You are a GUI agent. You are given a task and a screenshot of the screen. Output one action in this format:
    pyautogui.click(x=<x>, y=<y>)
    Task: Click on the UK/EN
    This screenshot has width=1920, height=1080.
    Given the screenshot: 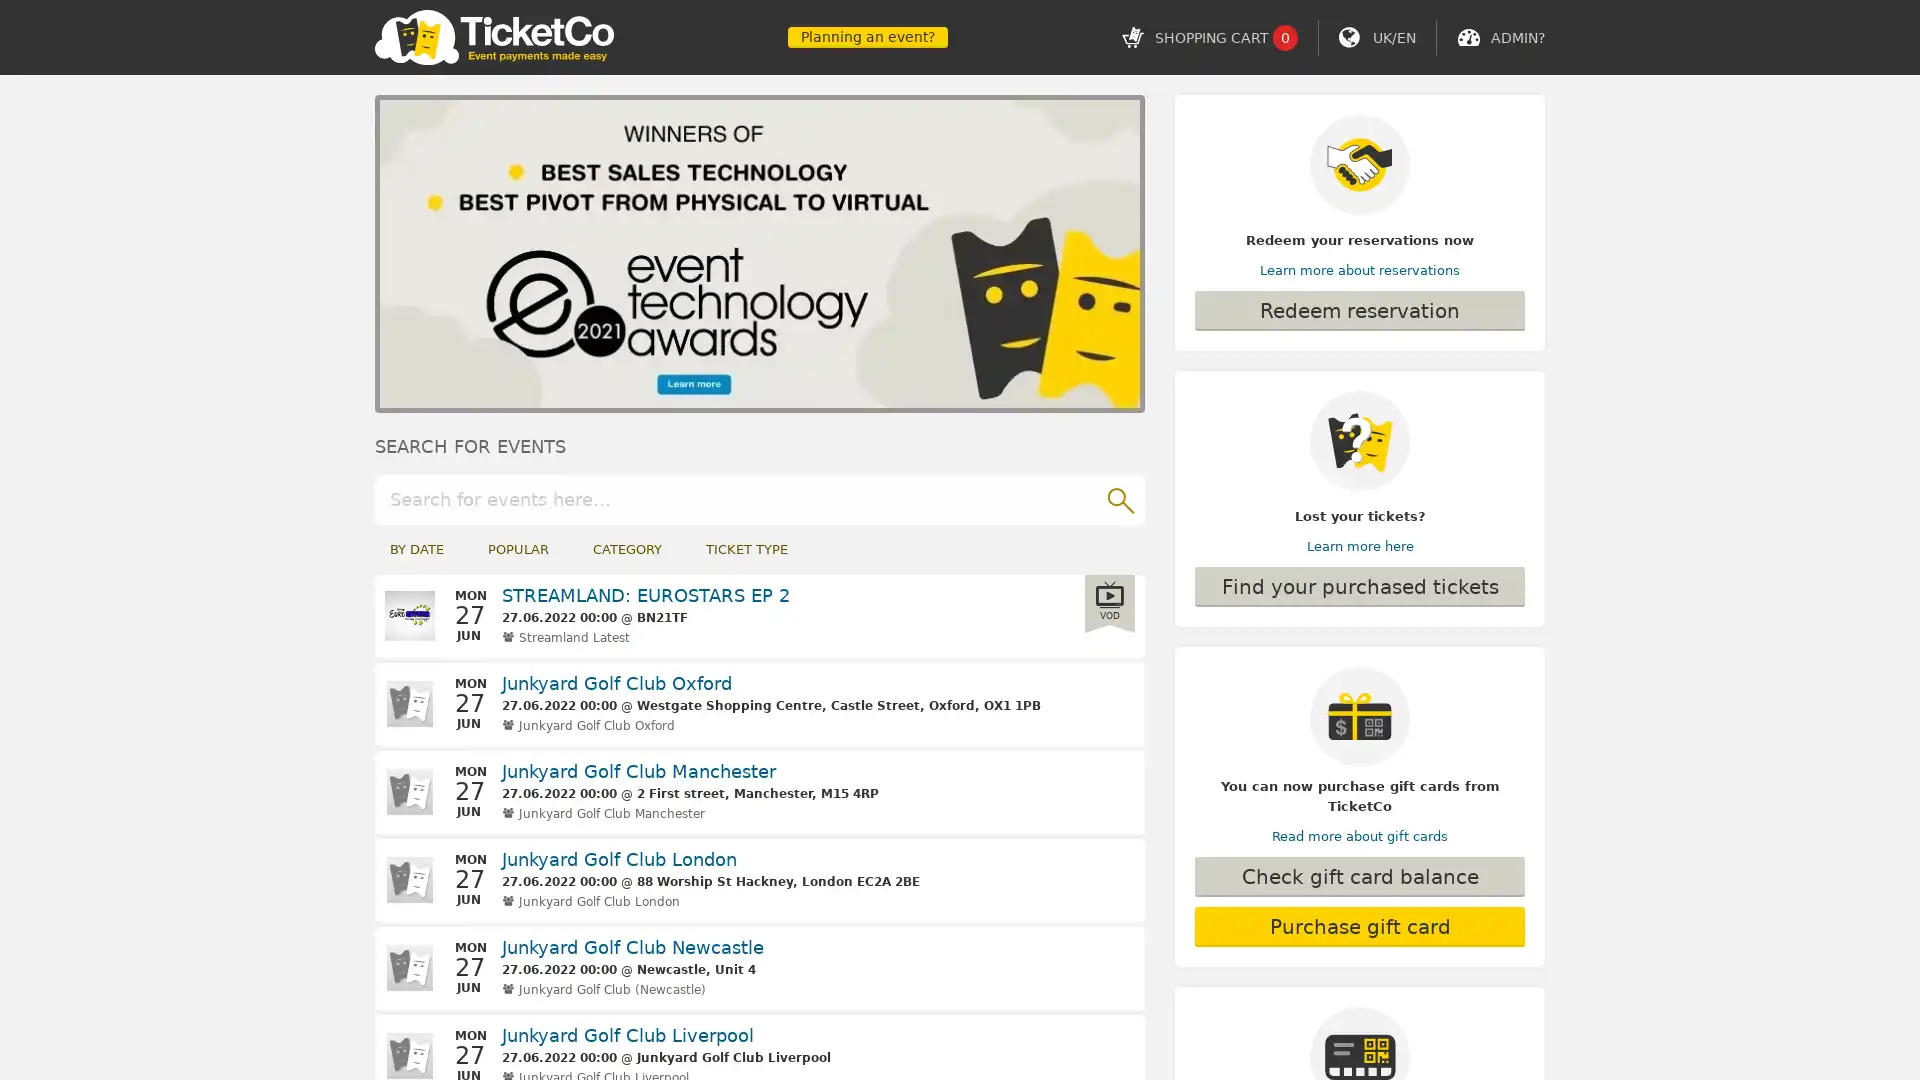 What is the action you would take?
    pyautogui.click(x=1393, y=37)
    